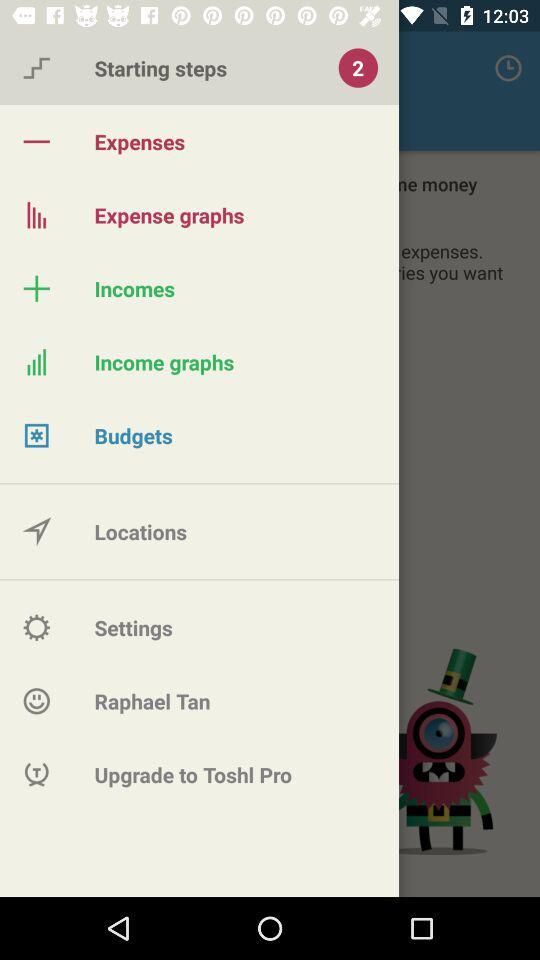 This screenshot has width=540, height=960. Describe the element at coordinates (36, 701) in the screenshot. I see `the emoji beside raphael tan` at that location.